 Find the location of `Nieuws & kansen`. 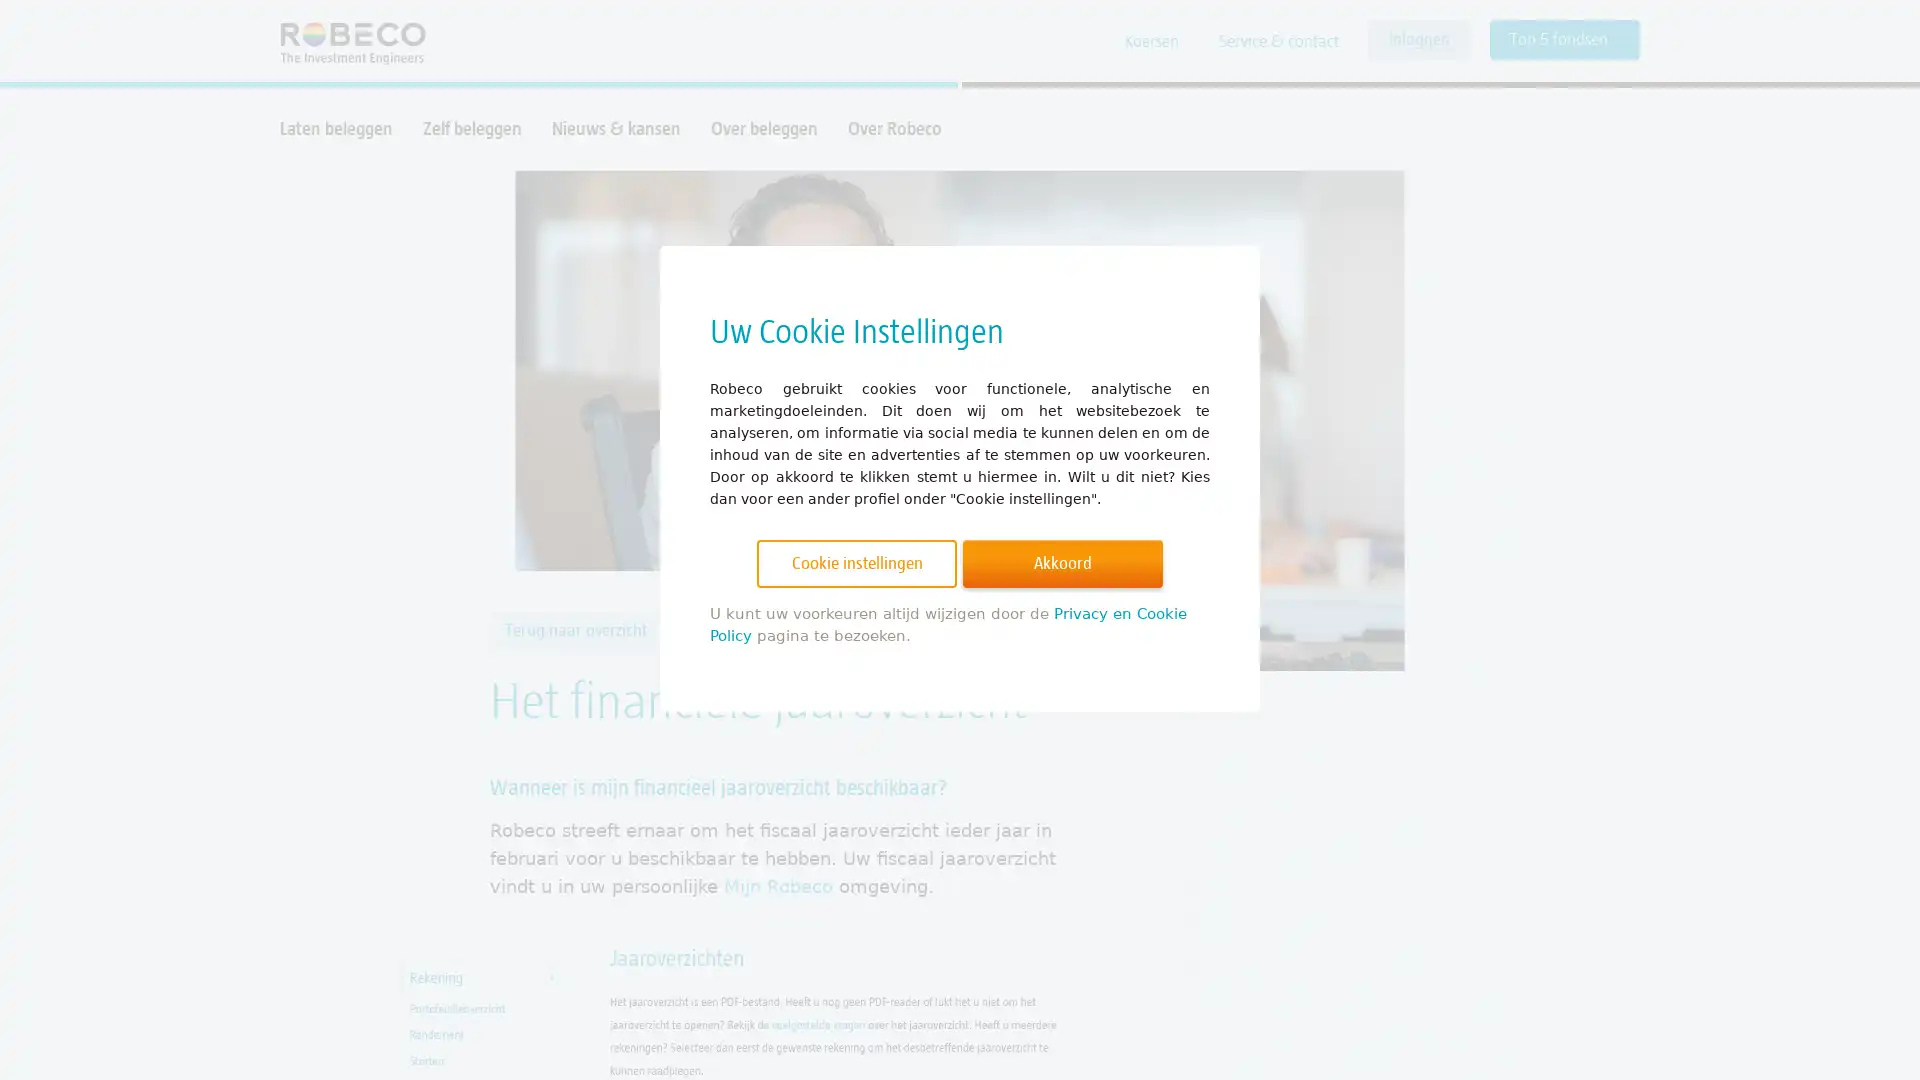

Nieuws & kansen is located at coordinates (615, 128).